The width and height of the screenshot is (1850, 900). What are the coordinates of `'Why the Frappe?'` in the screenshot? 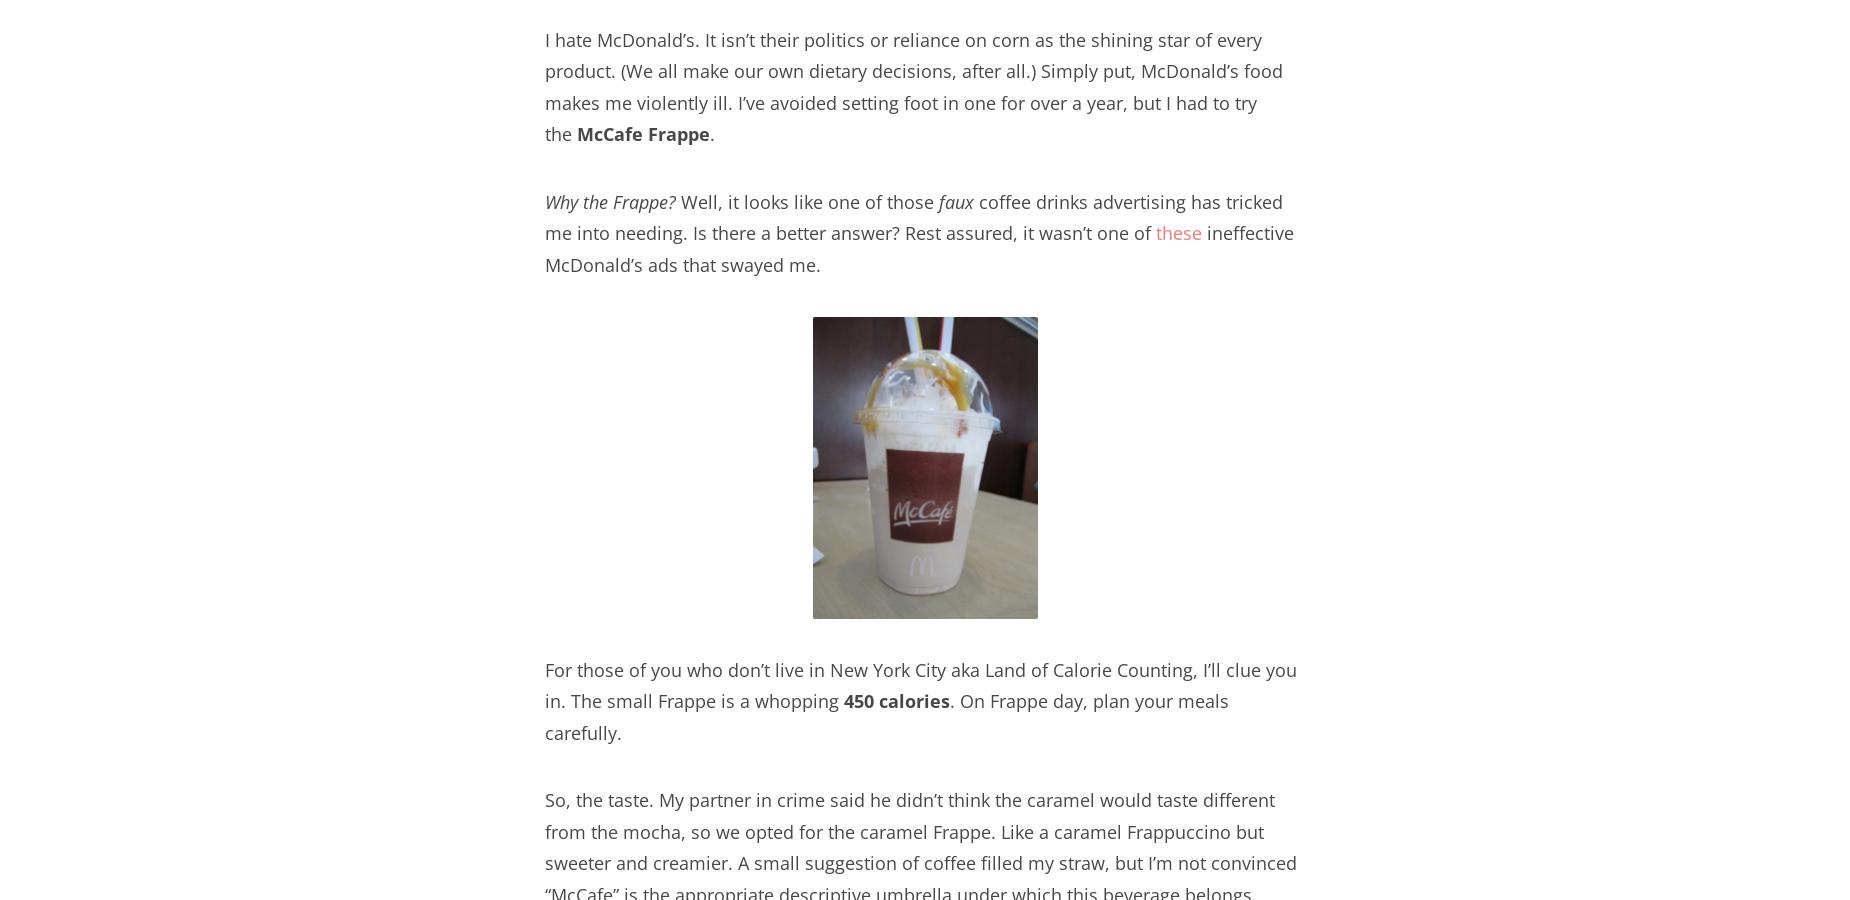 It's located at (545, 200).